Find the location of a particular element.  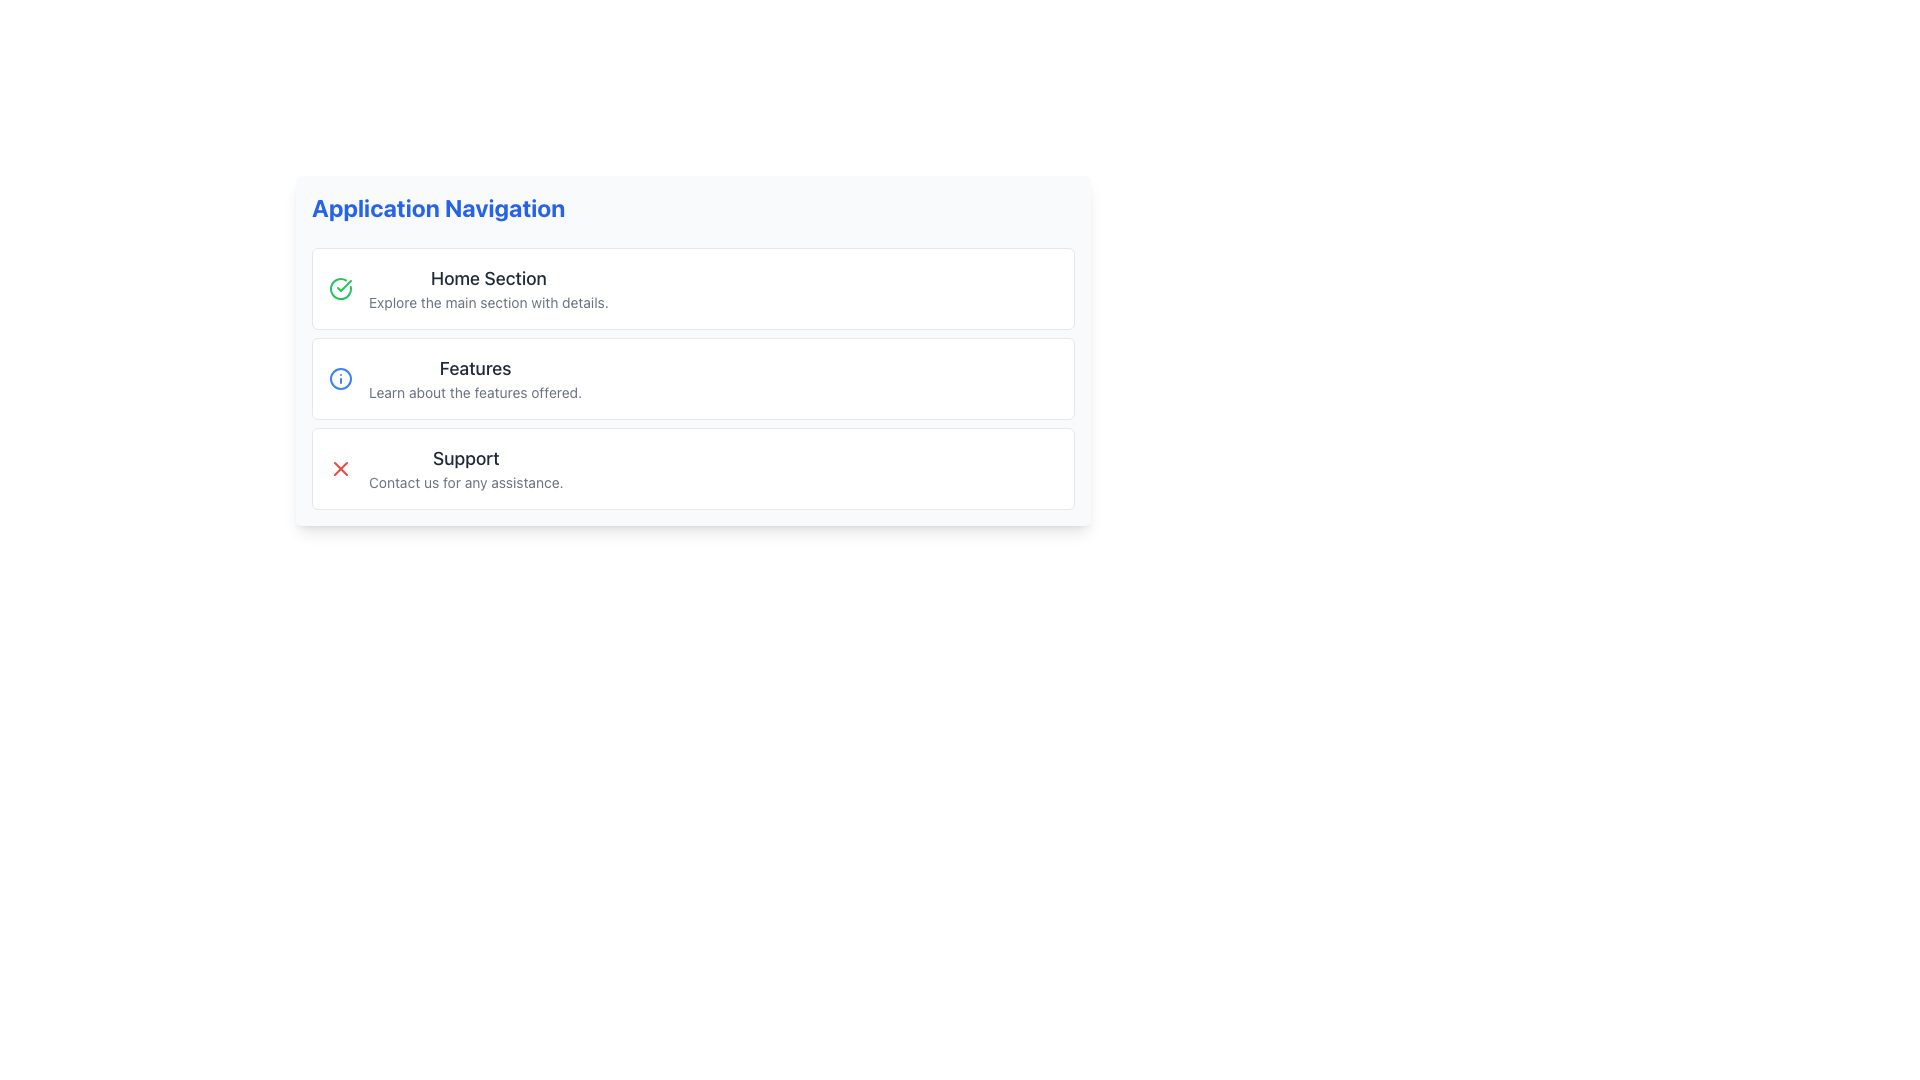

the 'Features' hyperlink that redirects to 'section2' is located at coordinates (474, 368).